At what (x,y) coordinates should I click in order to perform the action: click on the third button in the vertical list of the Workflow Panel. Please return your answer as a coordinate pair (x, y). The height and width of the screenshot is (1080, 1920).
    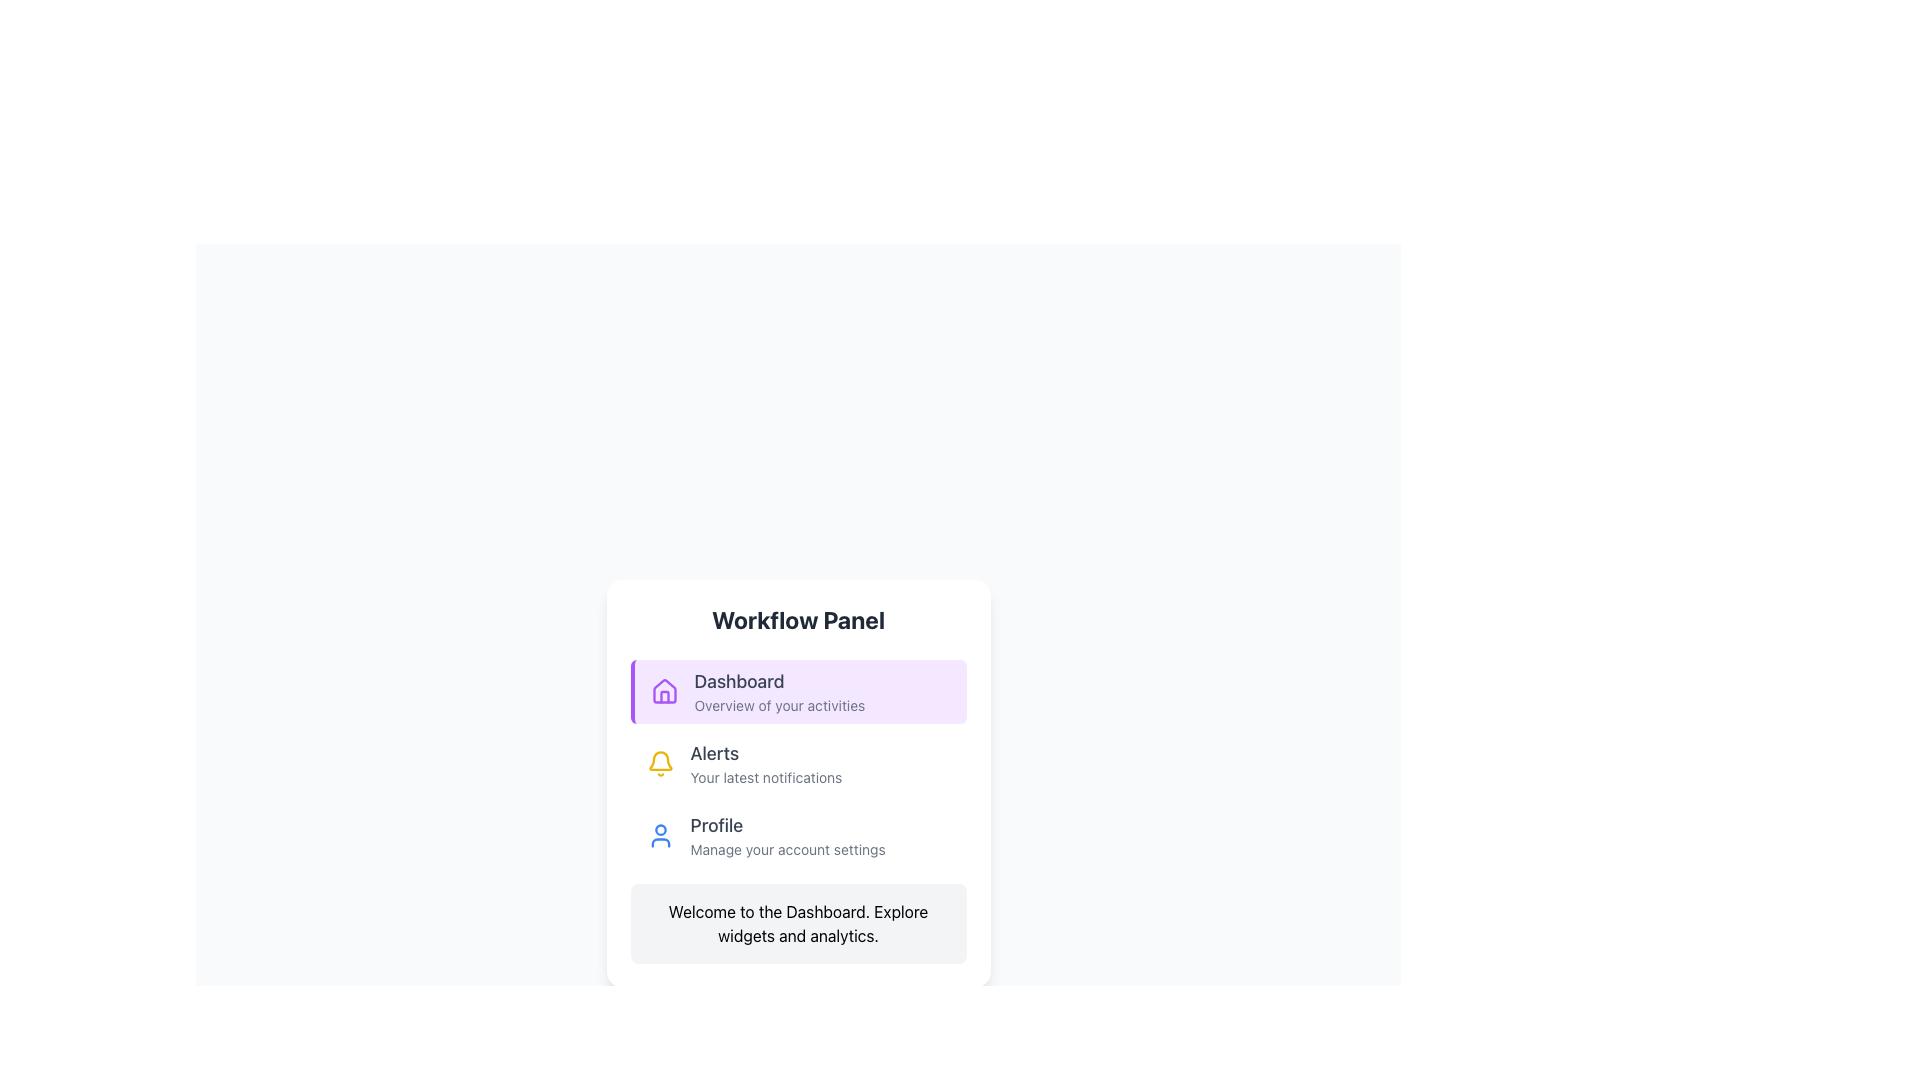
    Looking at the image, I should click on (797, 836).